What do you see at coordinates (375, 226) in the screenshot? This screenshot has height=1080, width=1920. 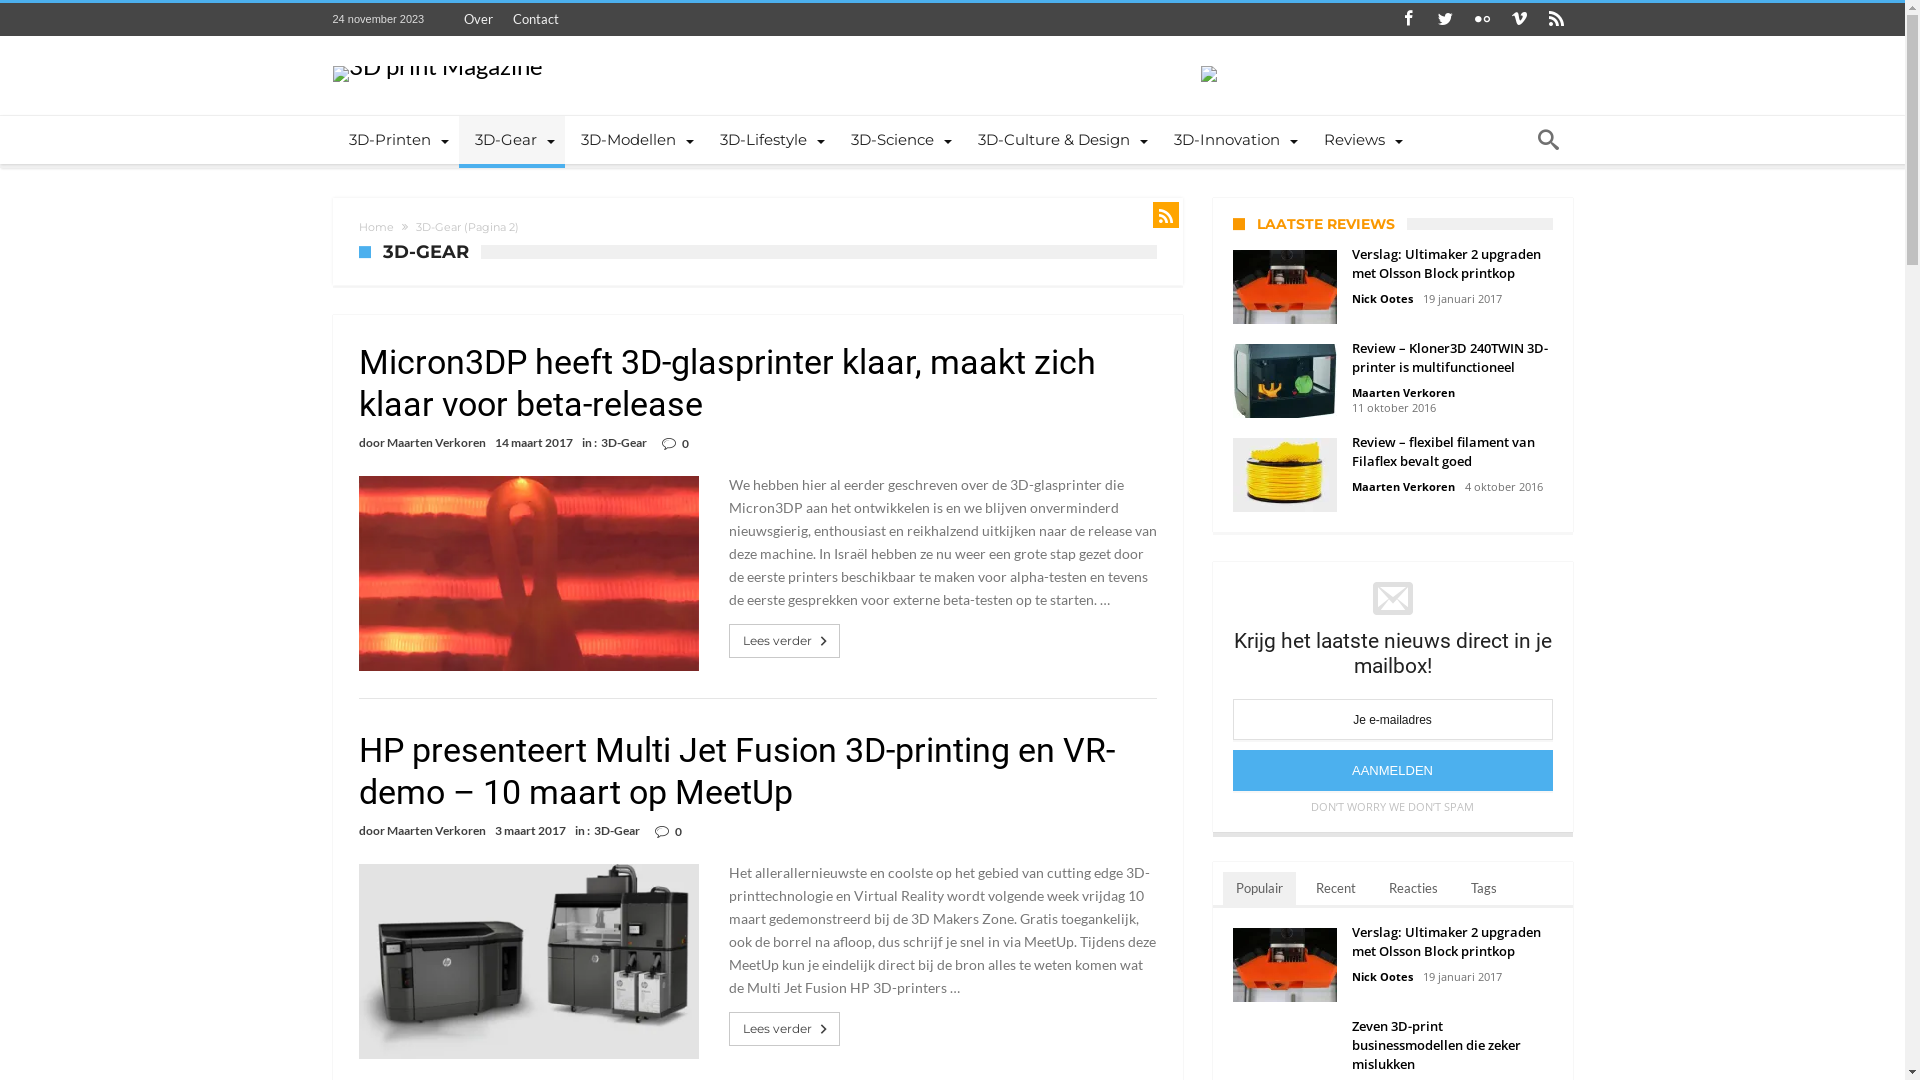 I see `'Home'` at bounding box center [375, 226].